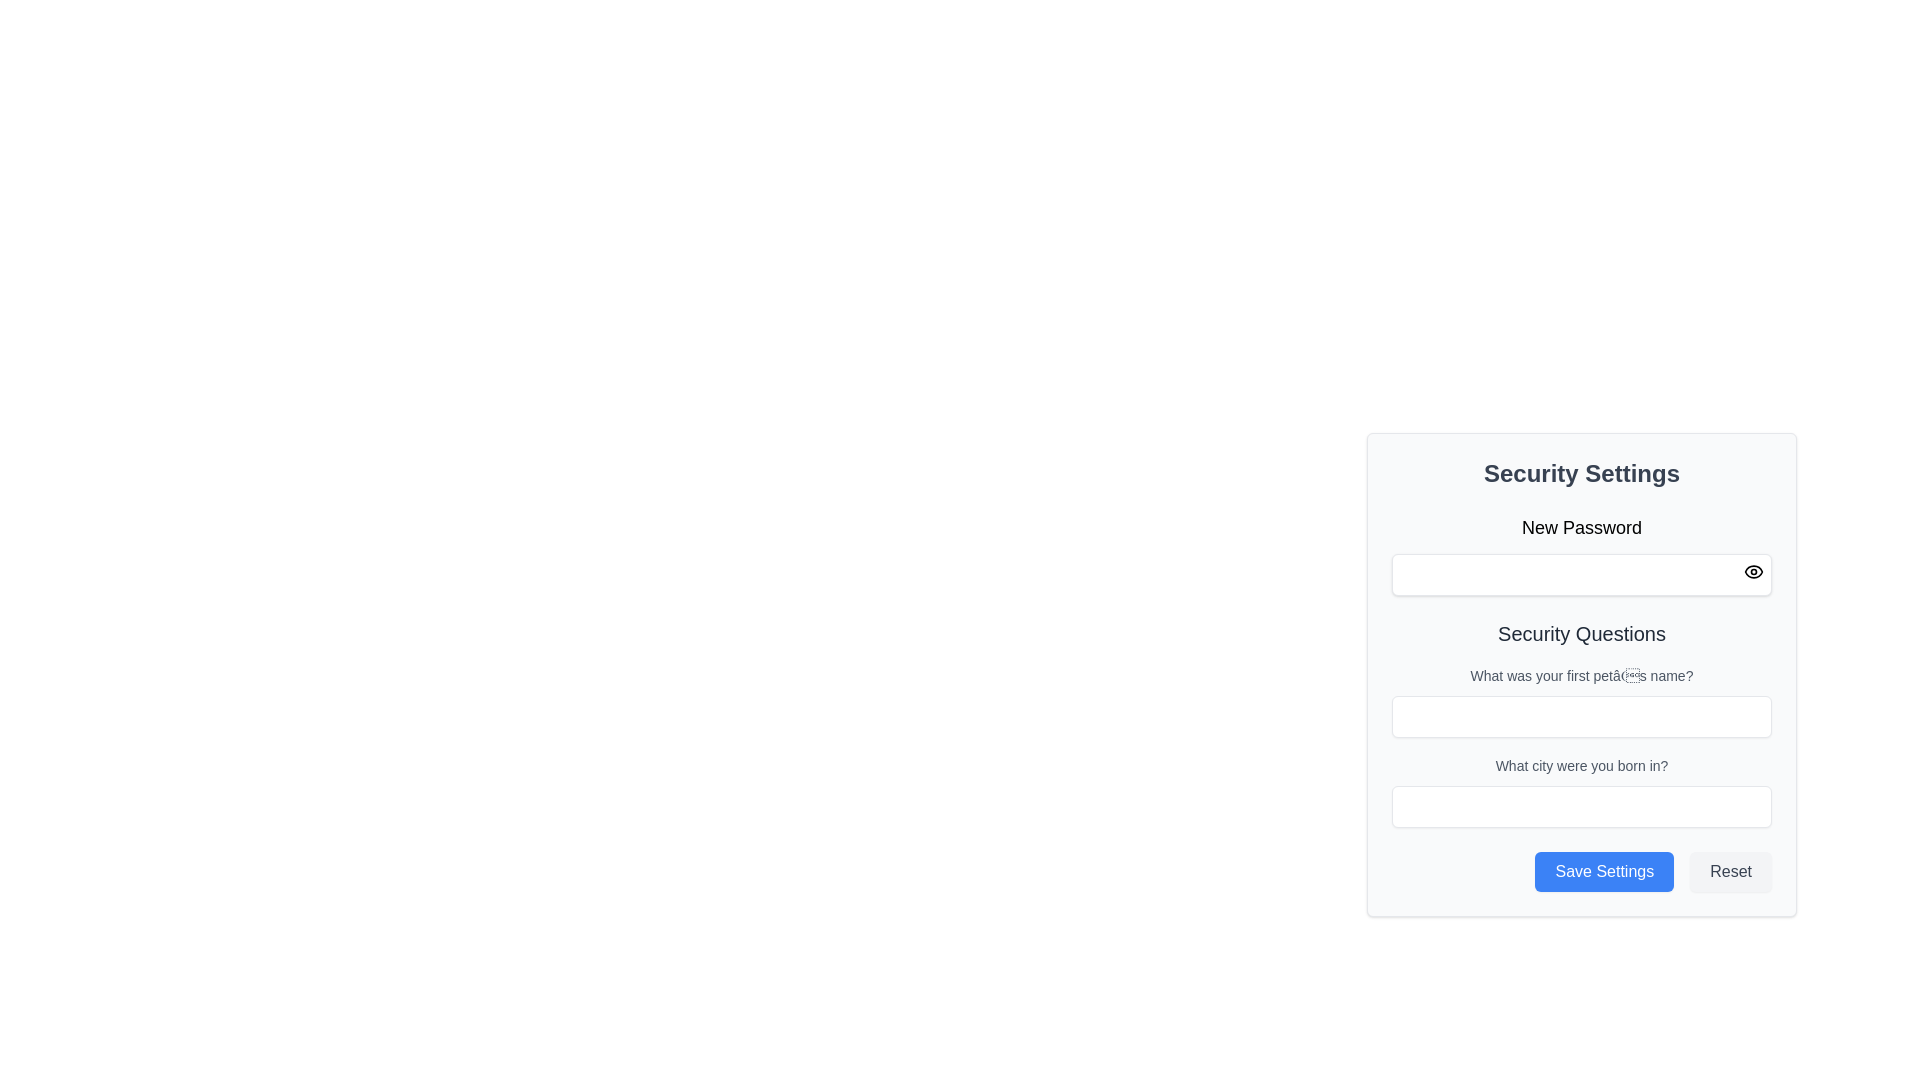  I want to click on the text label indicating the purpose of the adjacent password input field in the 'Security Settings' section, so click(1581, 527).